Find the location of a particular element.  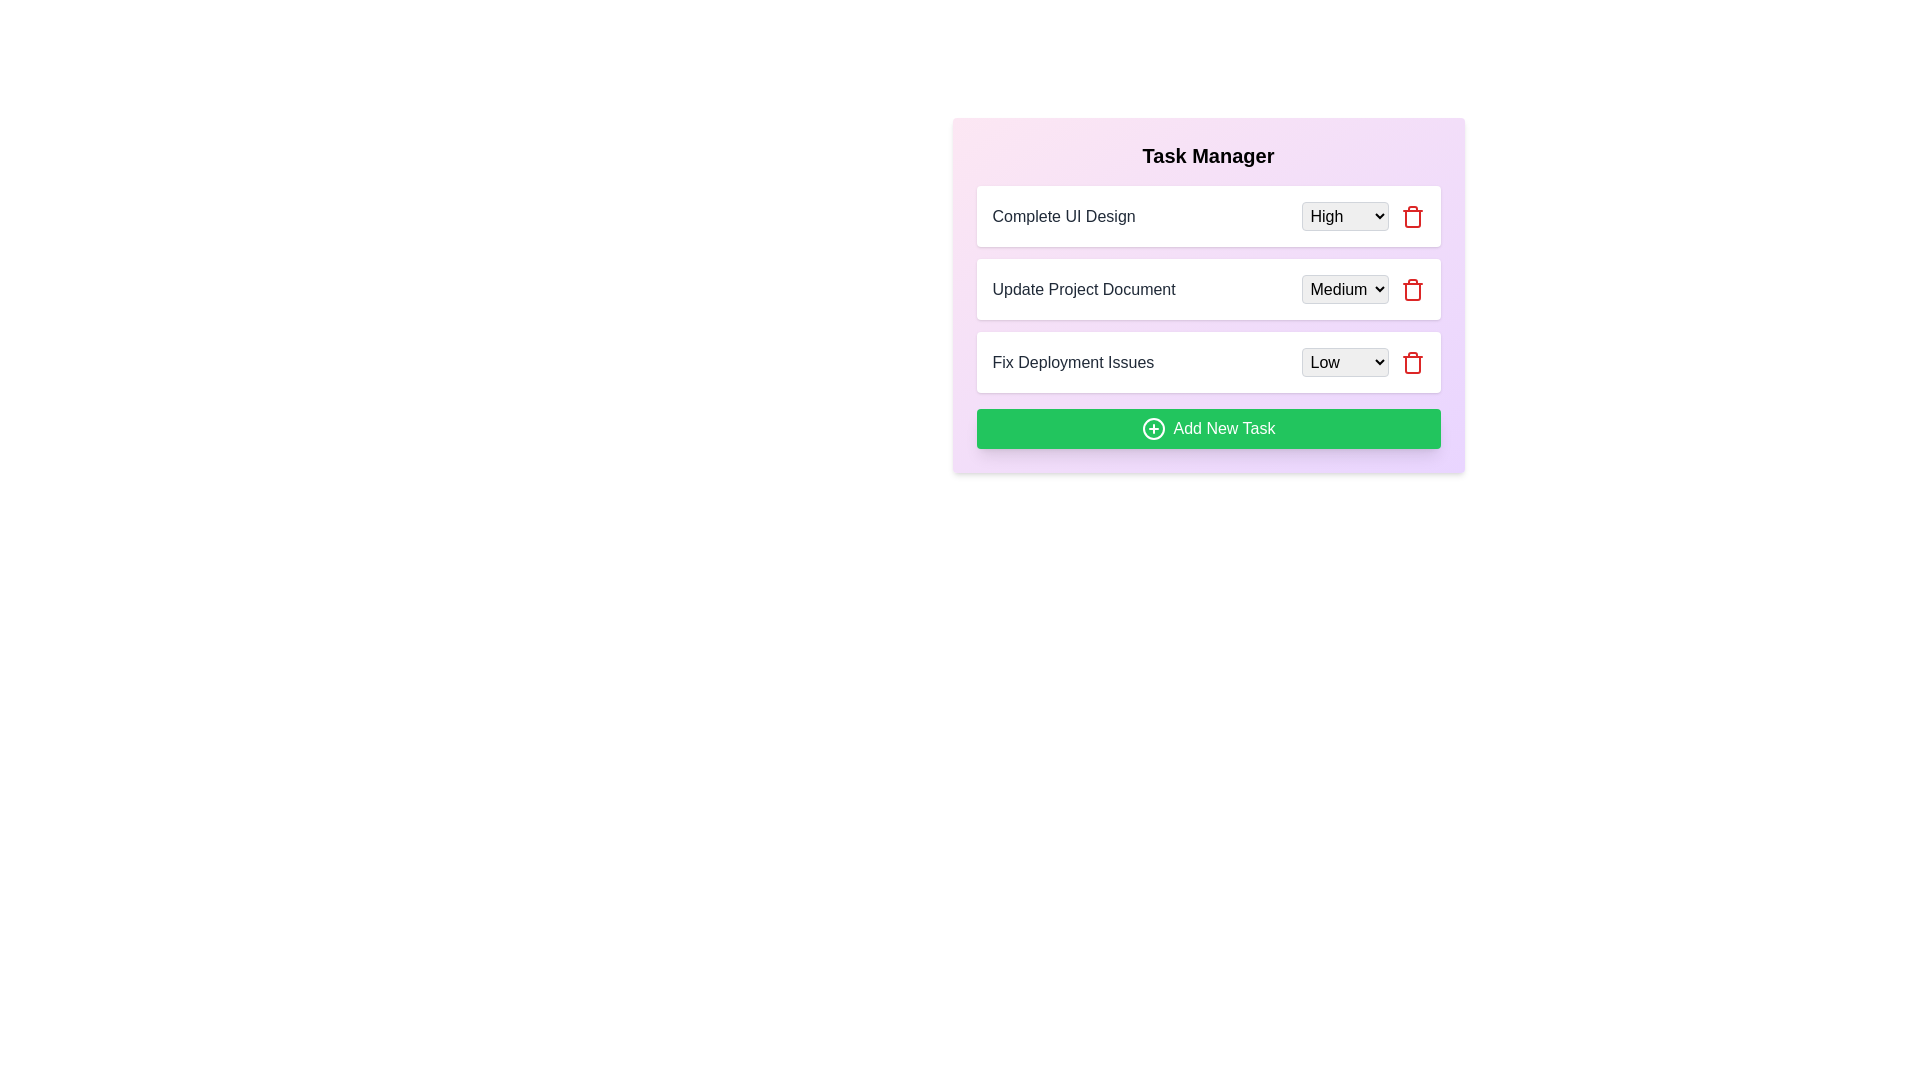

the trash icon button for the task with the name Fix Deployment Issues is located at coordinates (1411, 362).